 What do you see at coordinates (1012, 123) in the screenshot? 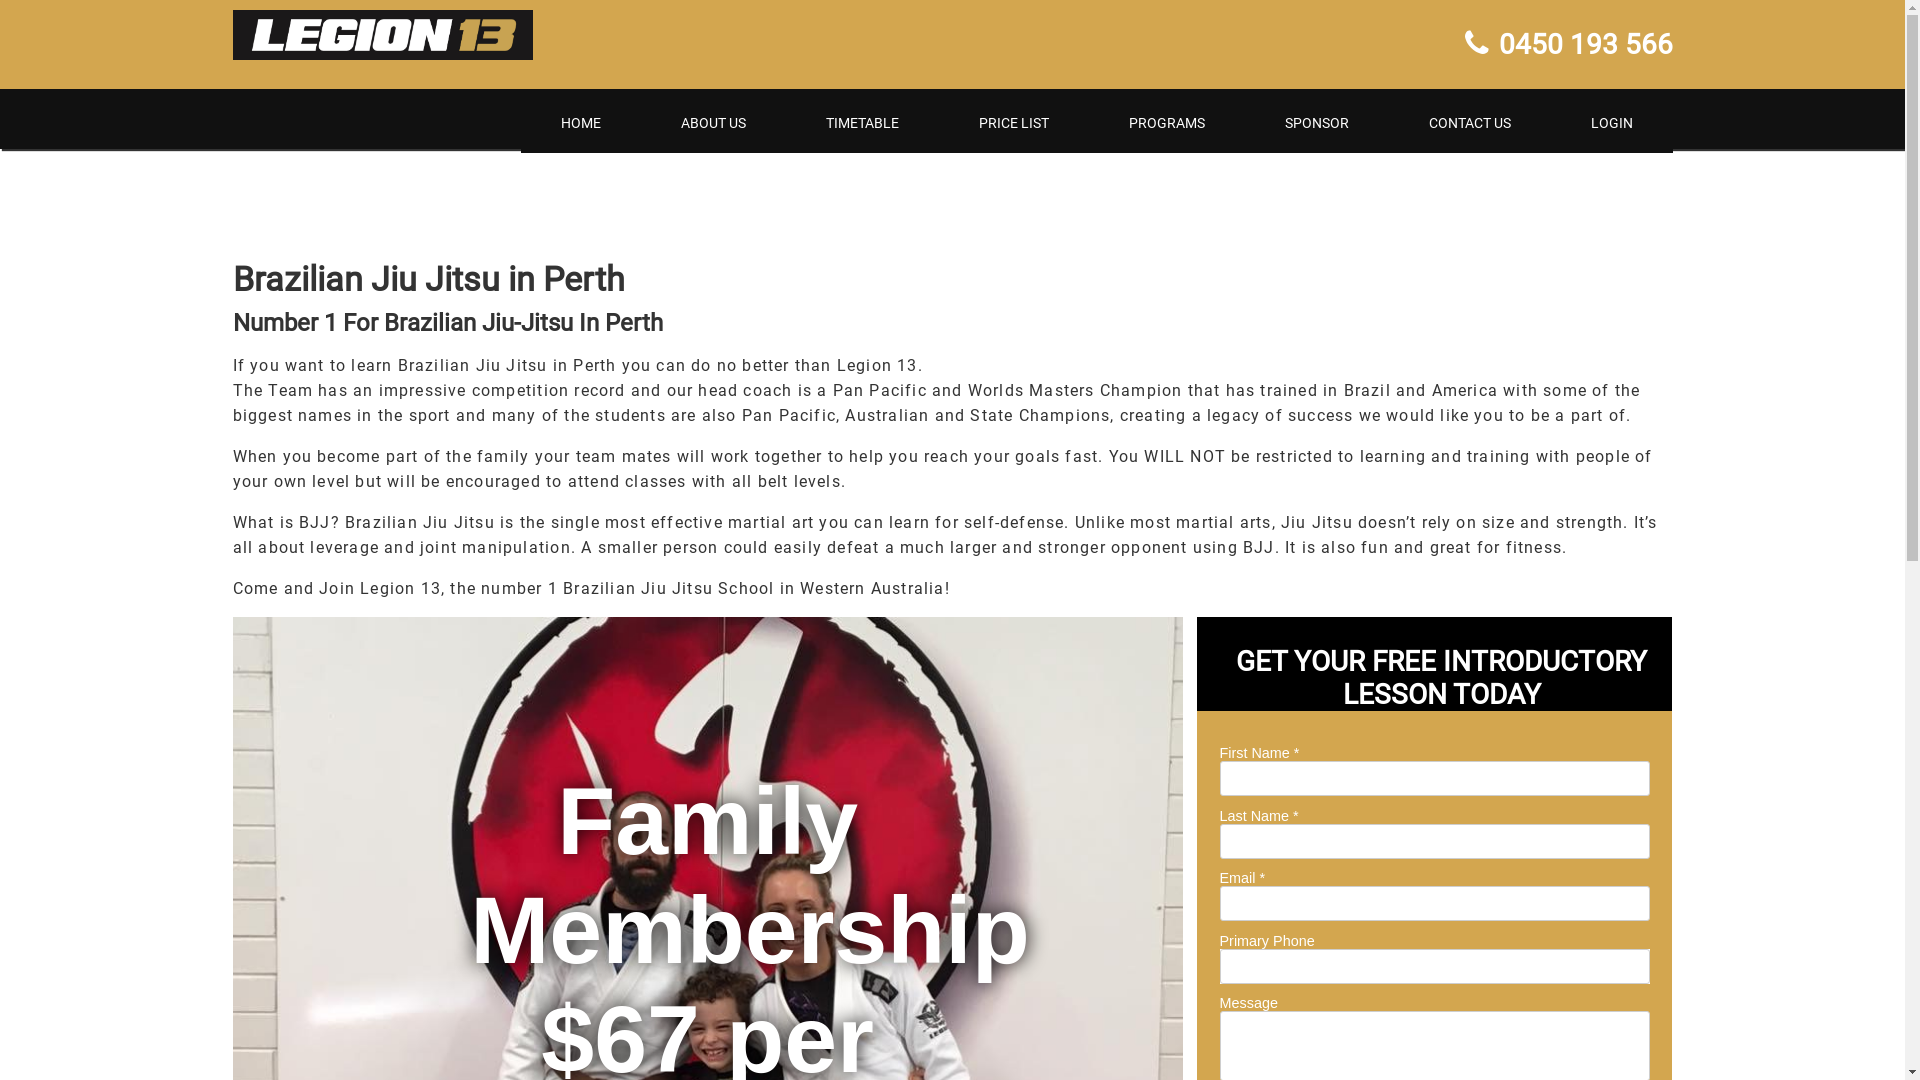
I see `'PRICE LIST'` at bounding box center [1012, 123].